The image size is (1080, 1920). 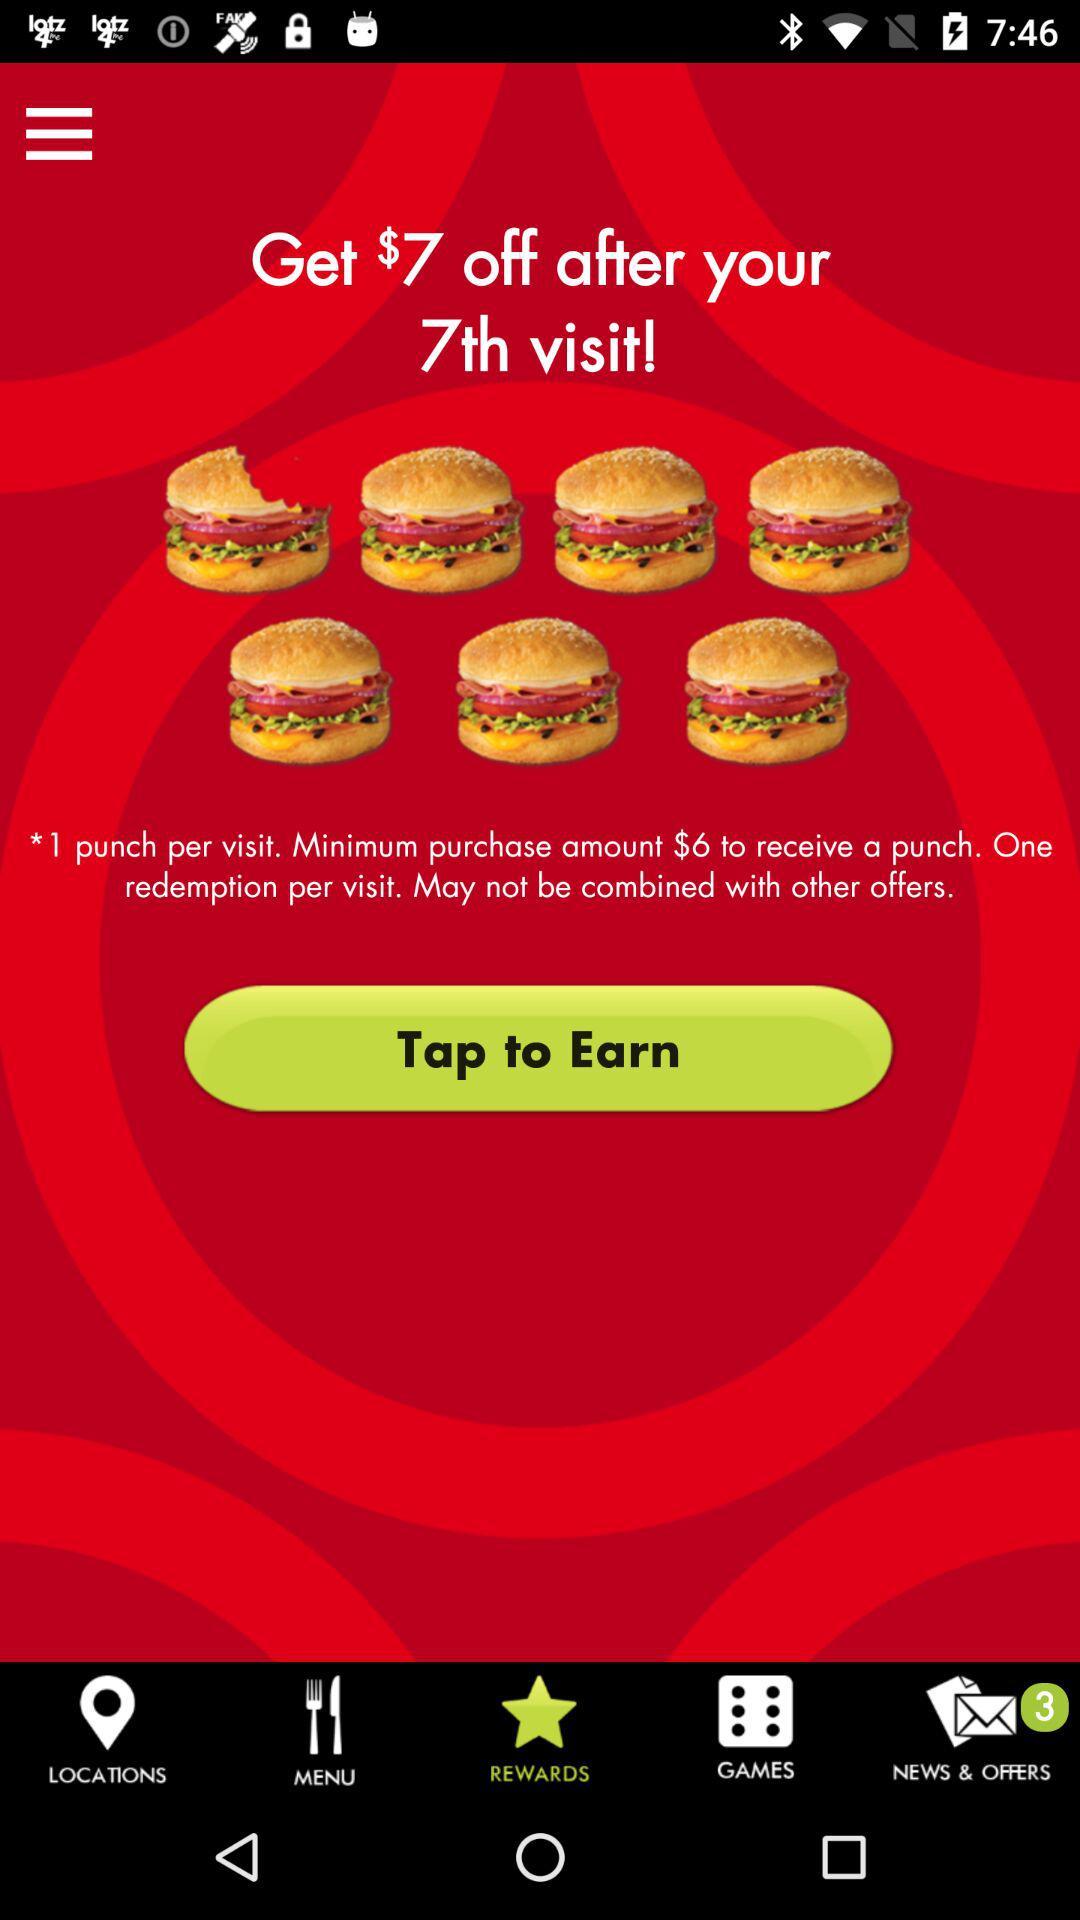 What do you see at coordinates (58, 132) in the screenshot?
I see `menu options` at bounding box center [58, 132].